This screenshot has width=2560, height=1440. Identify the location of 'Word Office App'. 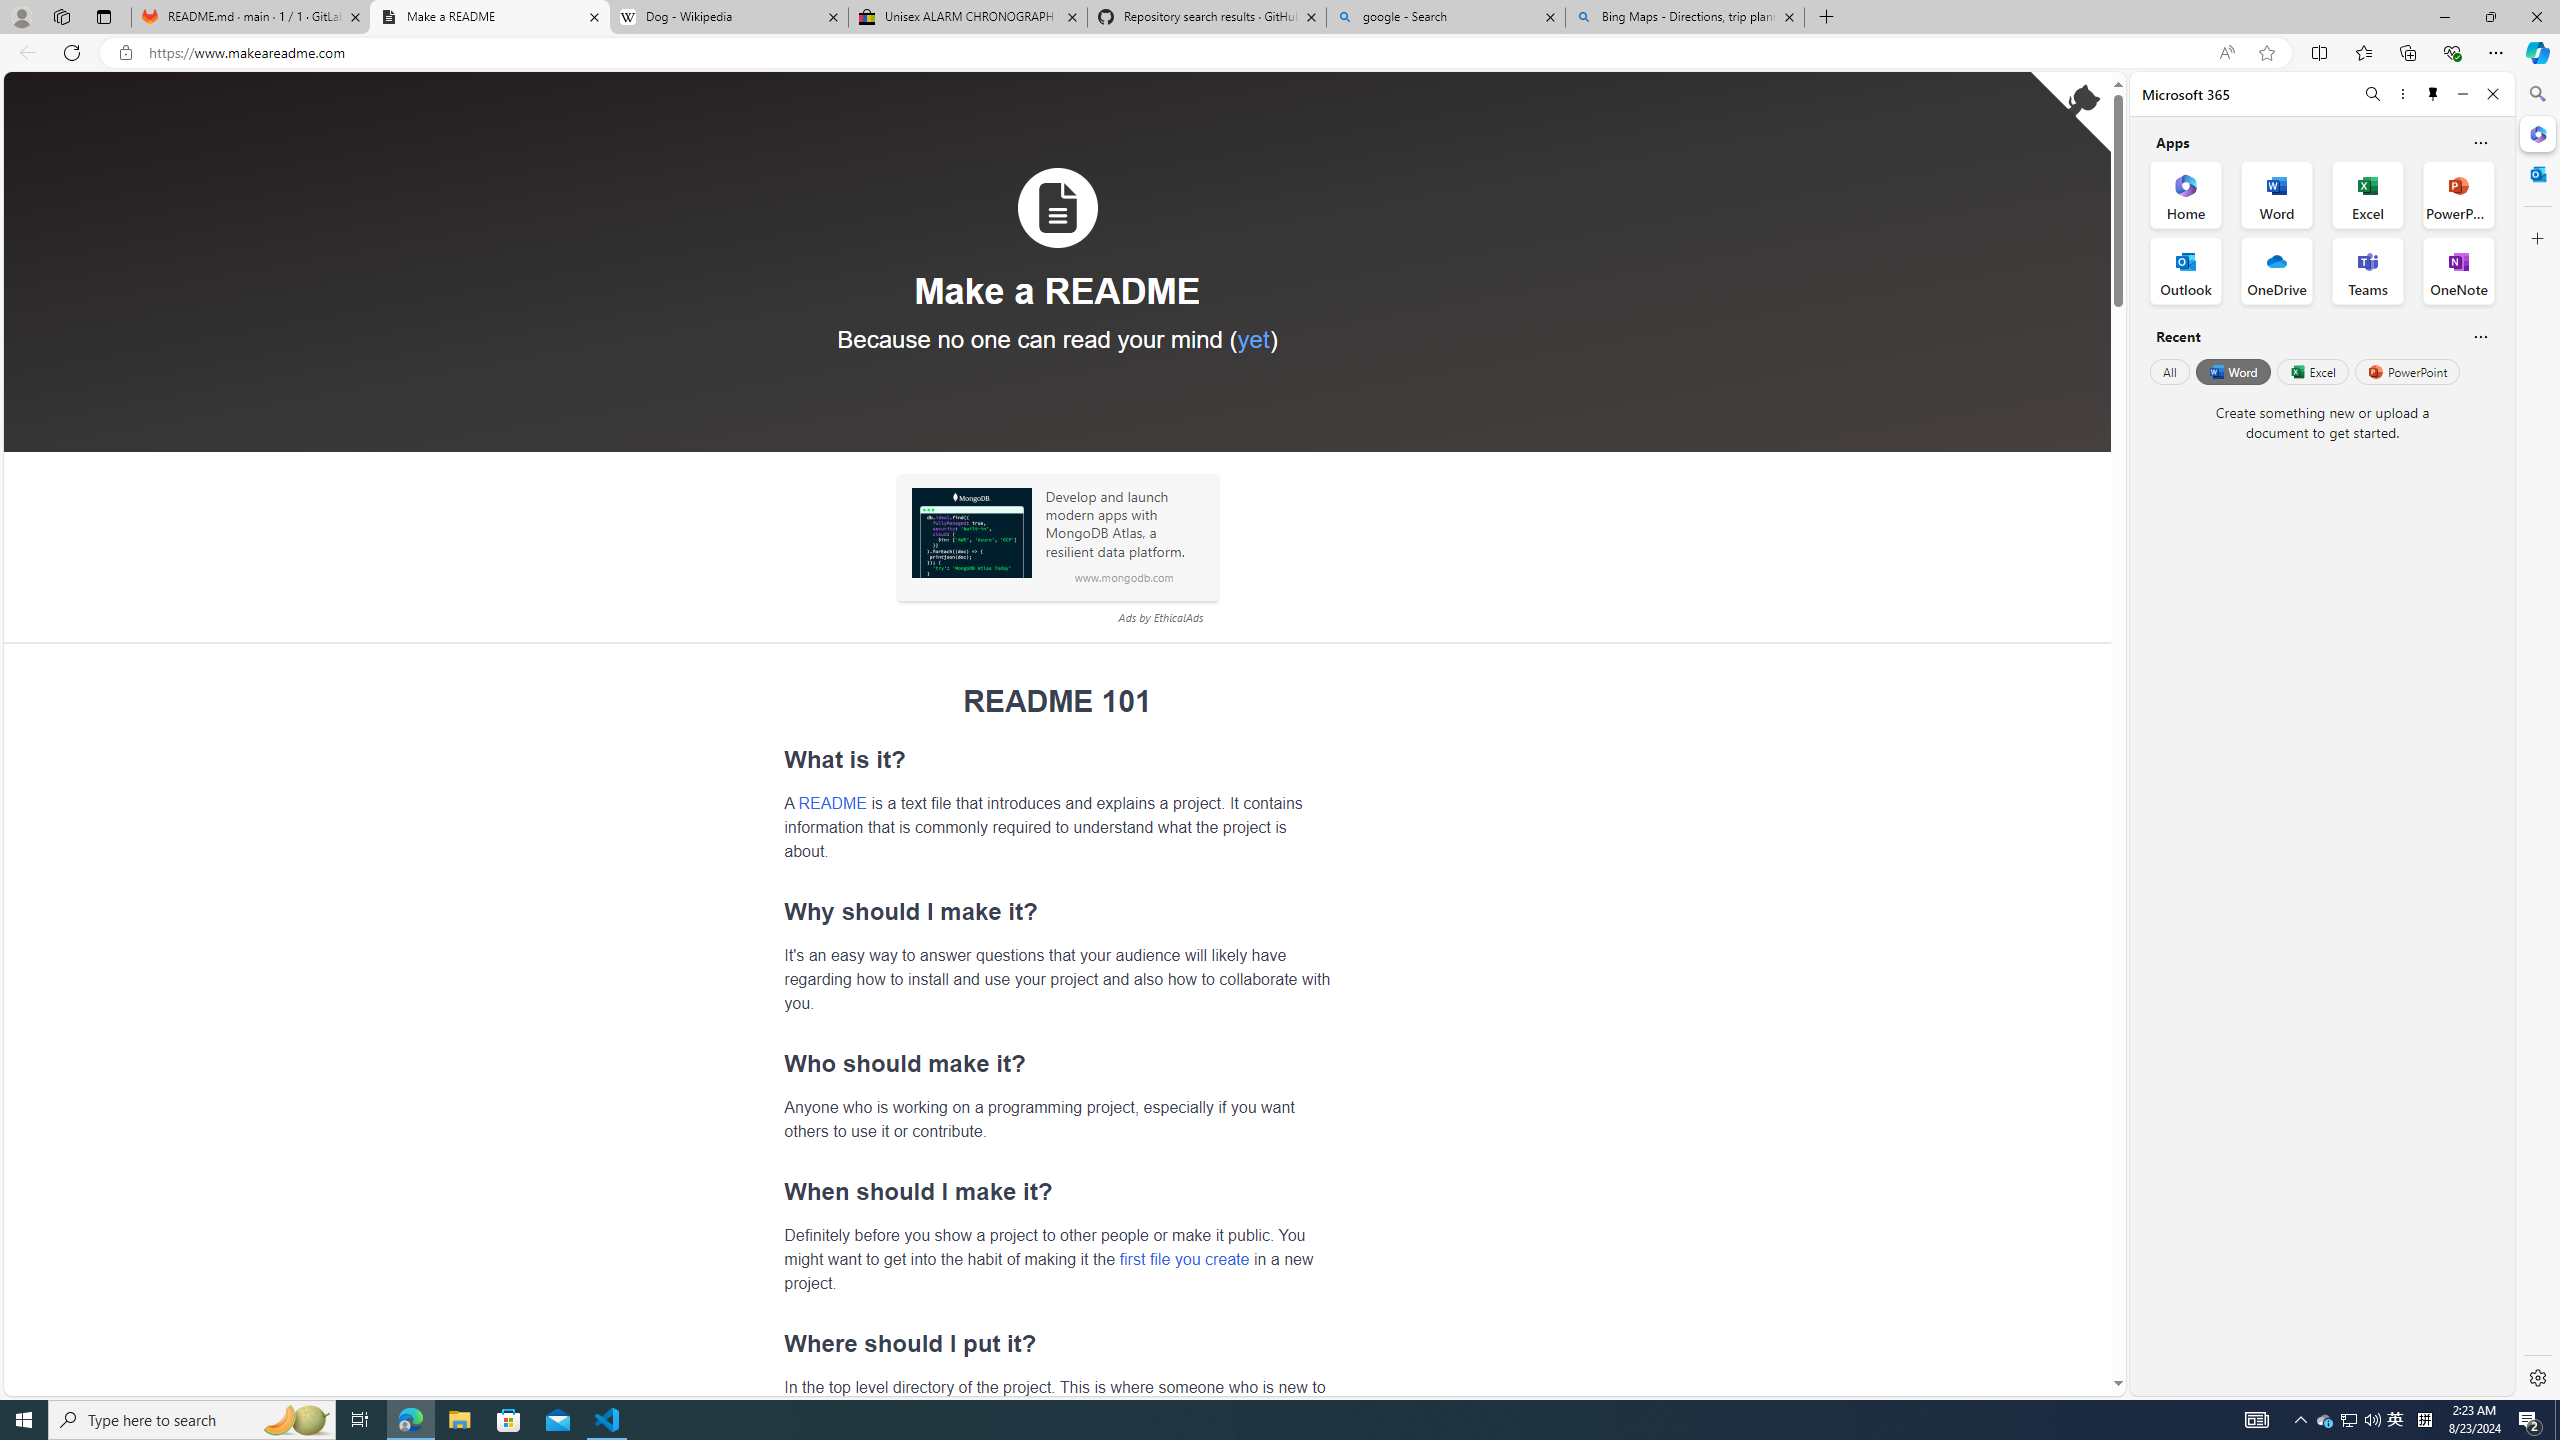
(2276, 195).